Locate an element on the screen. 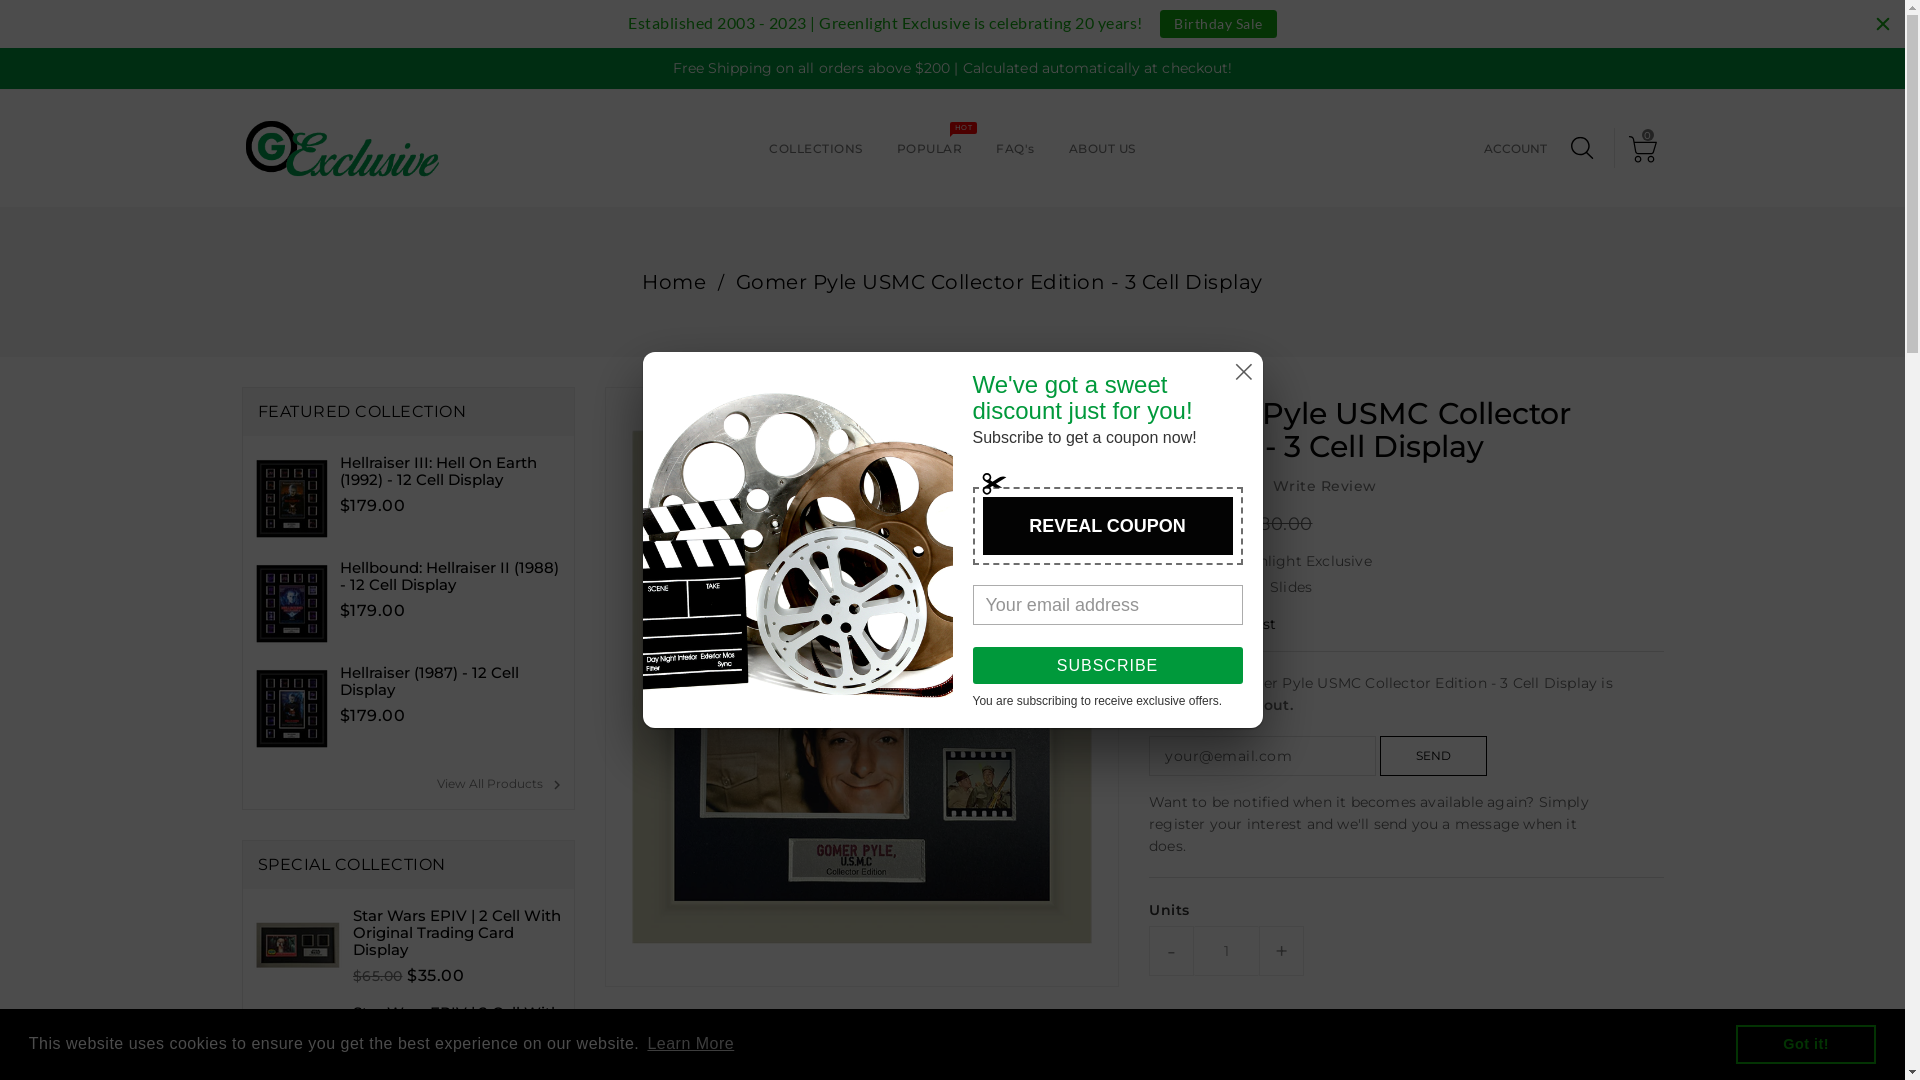  'Write Review' is located at coordinates (1324, 486).